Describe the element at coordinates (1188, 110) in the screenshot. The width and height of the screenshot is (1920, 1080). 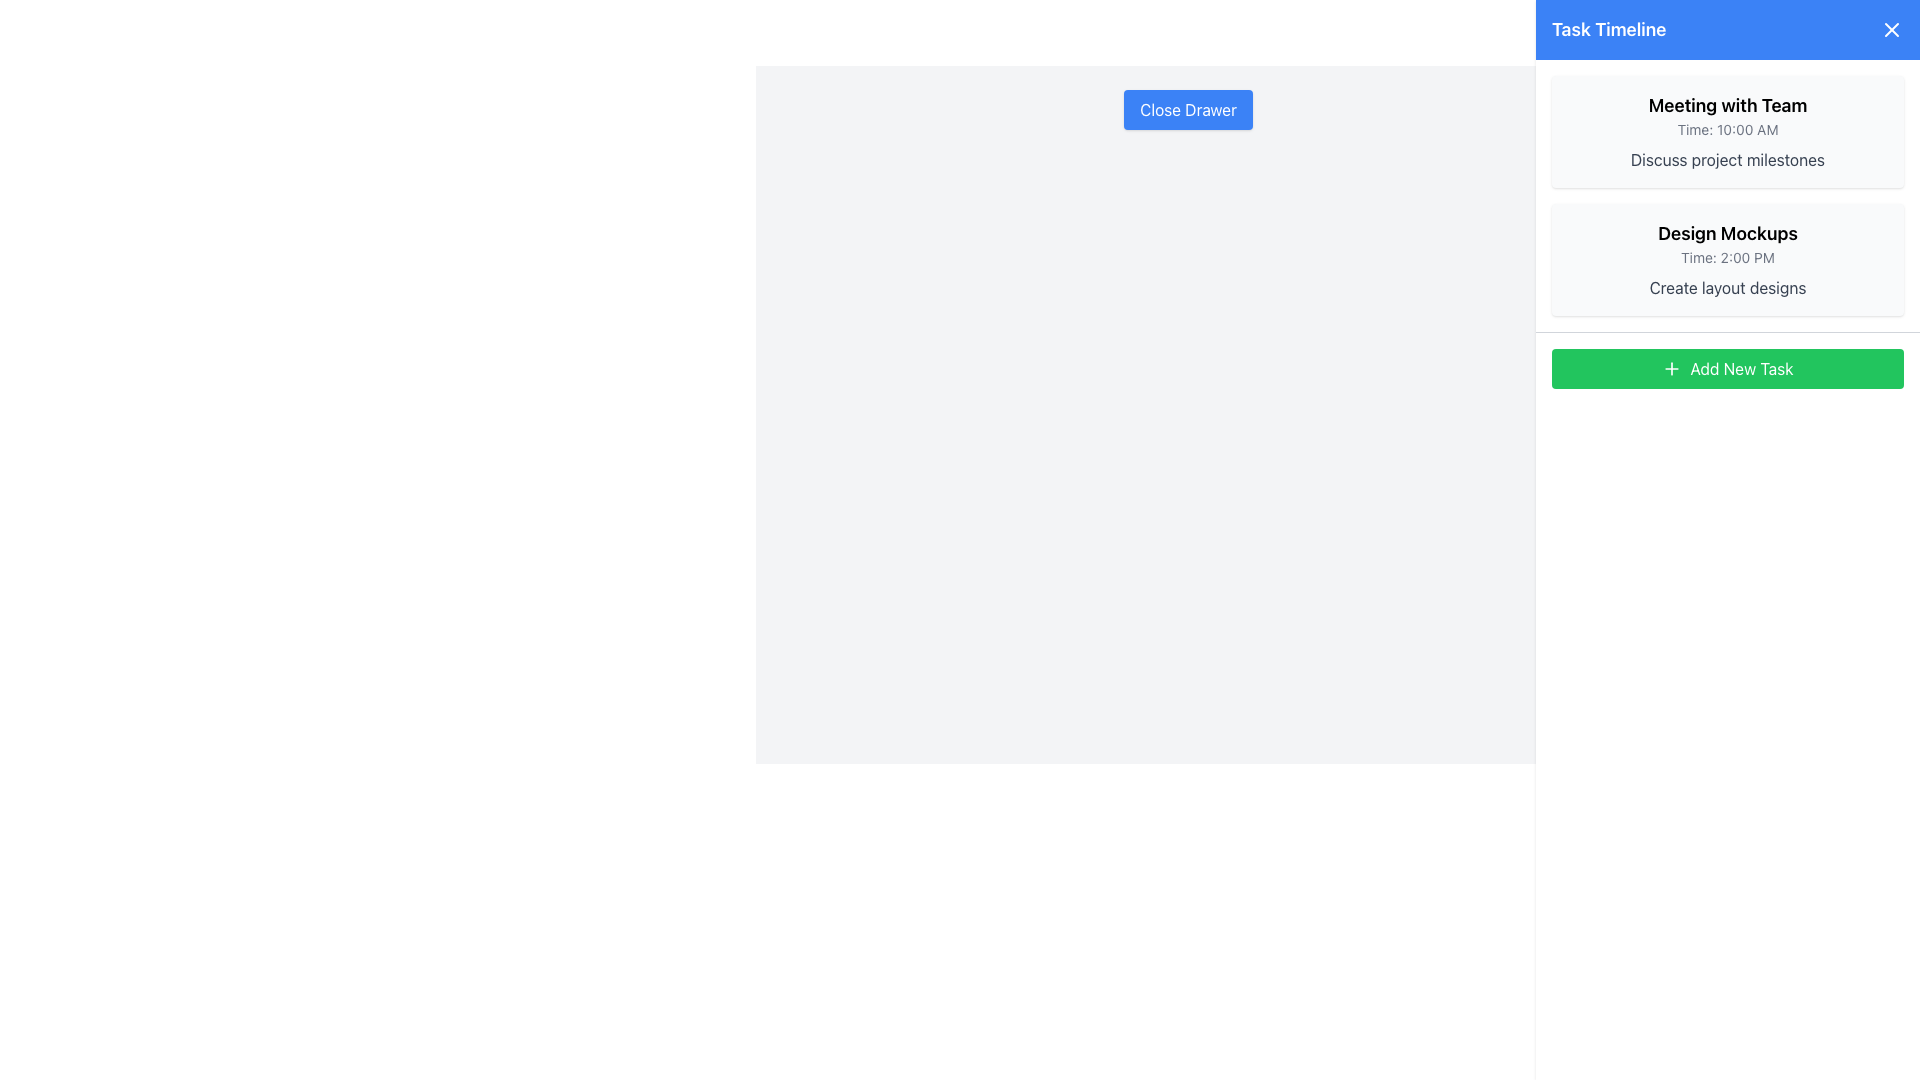
I see `the close button located near the top of the interface to change its appearance` at that location.